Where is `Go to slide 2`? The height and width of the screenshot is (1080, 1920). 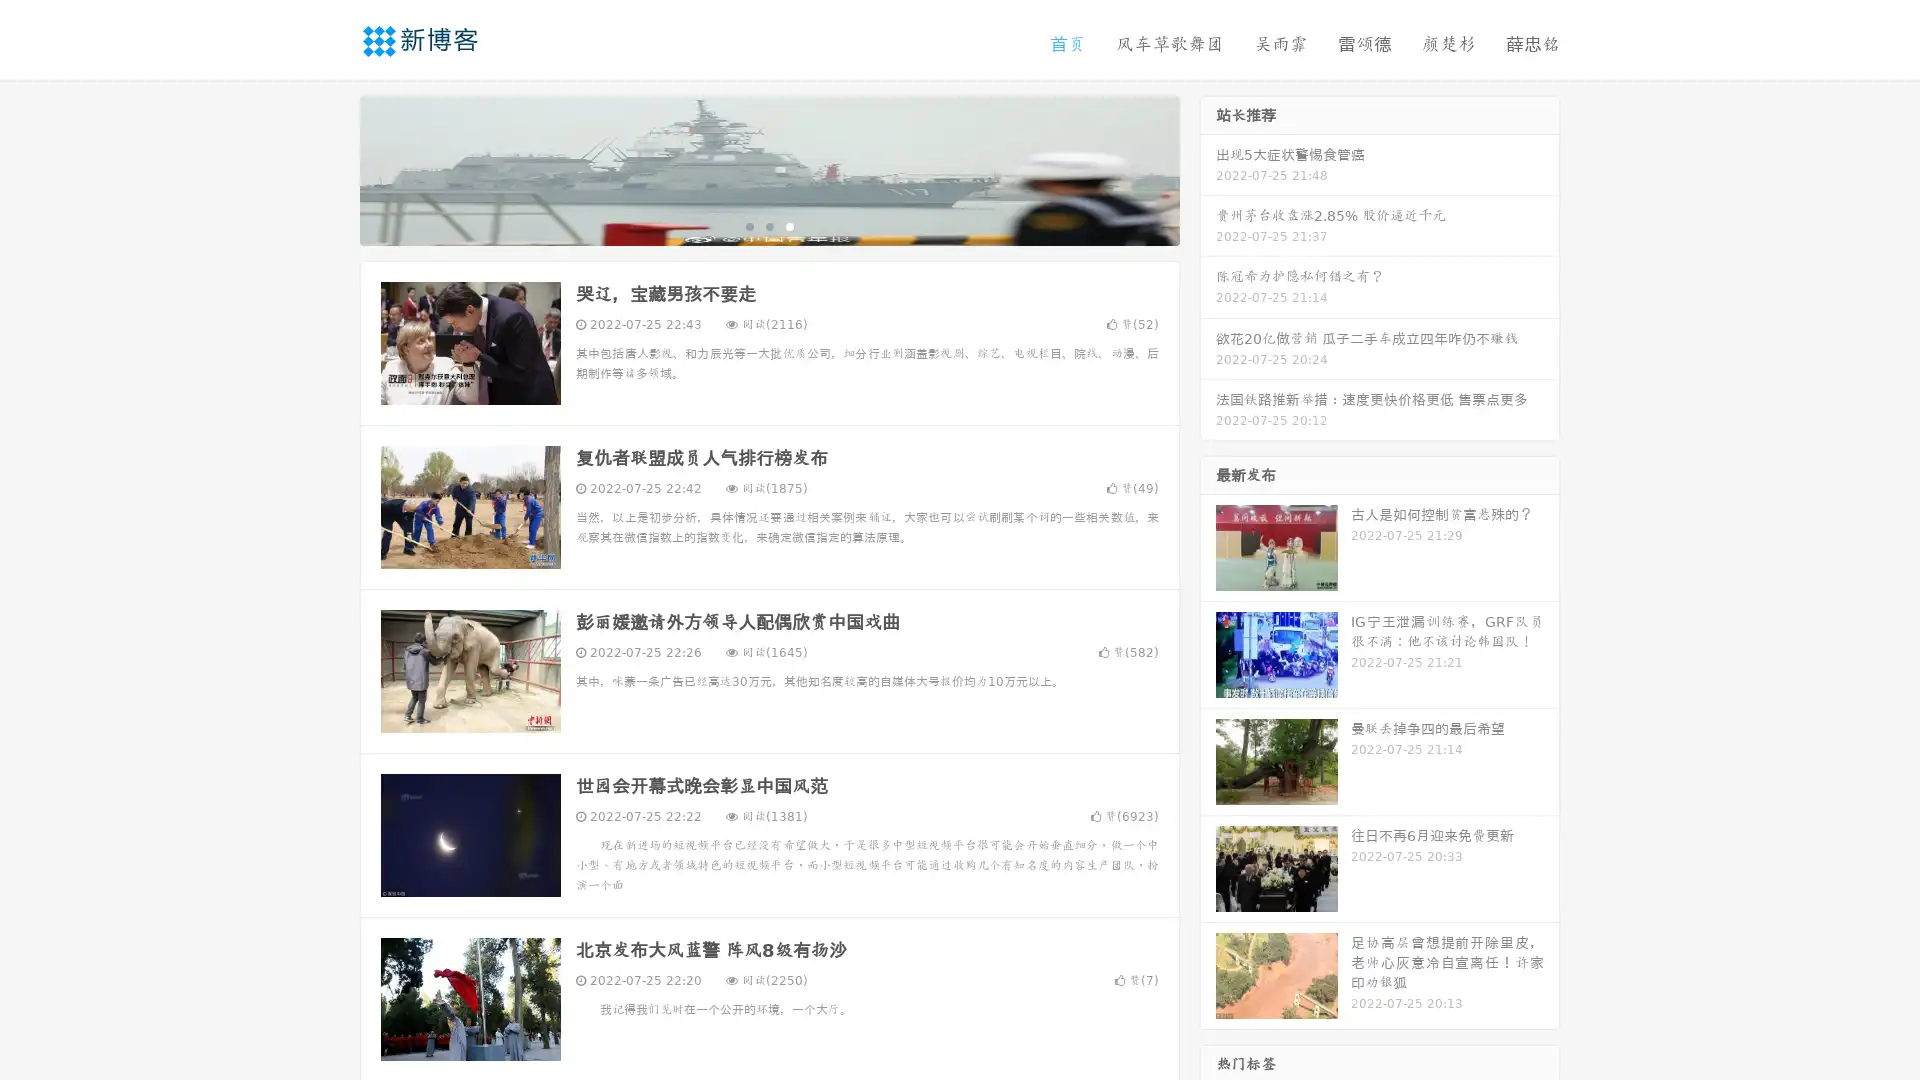 Go to slide 2 is located at coordinates (768, 225).